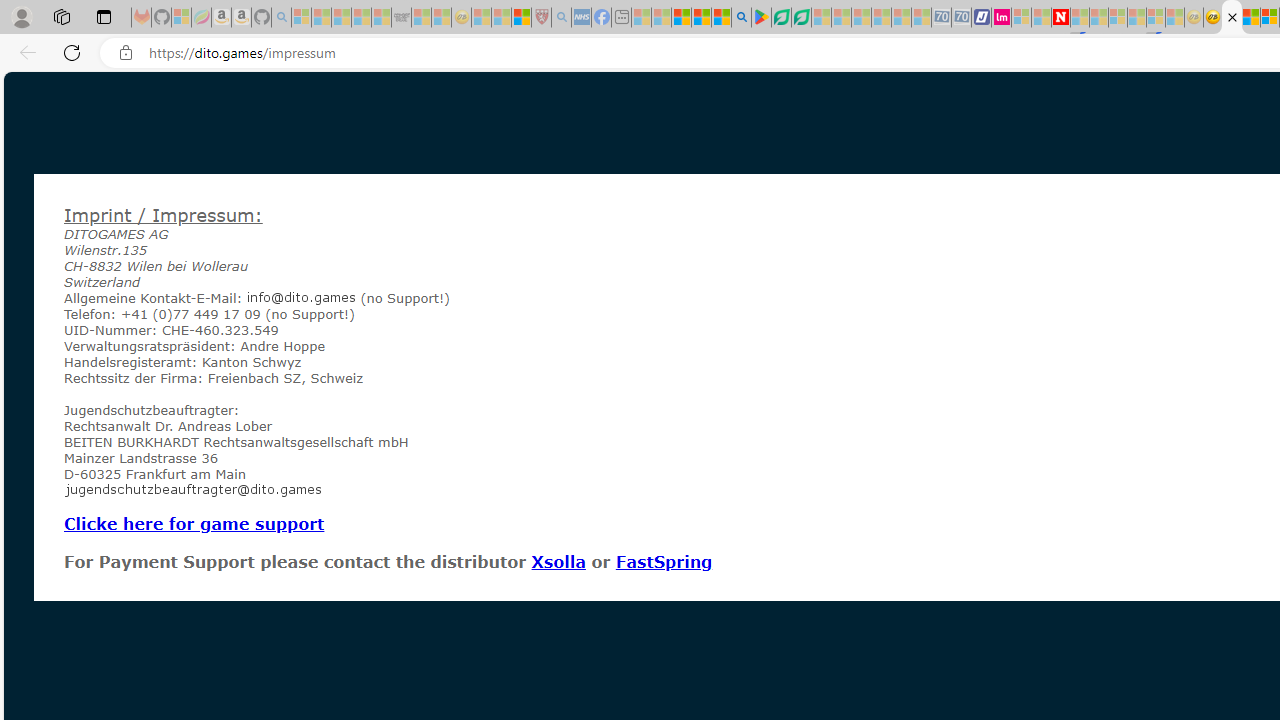  What do you see at coordinates (663, 561) in the screenshot?
I see `'FastSpring'` at bounding box center [663, 561].